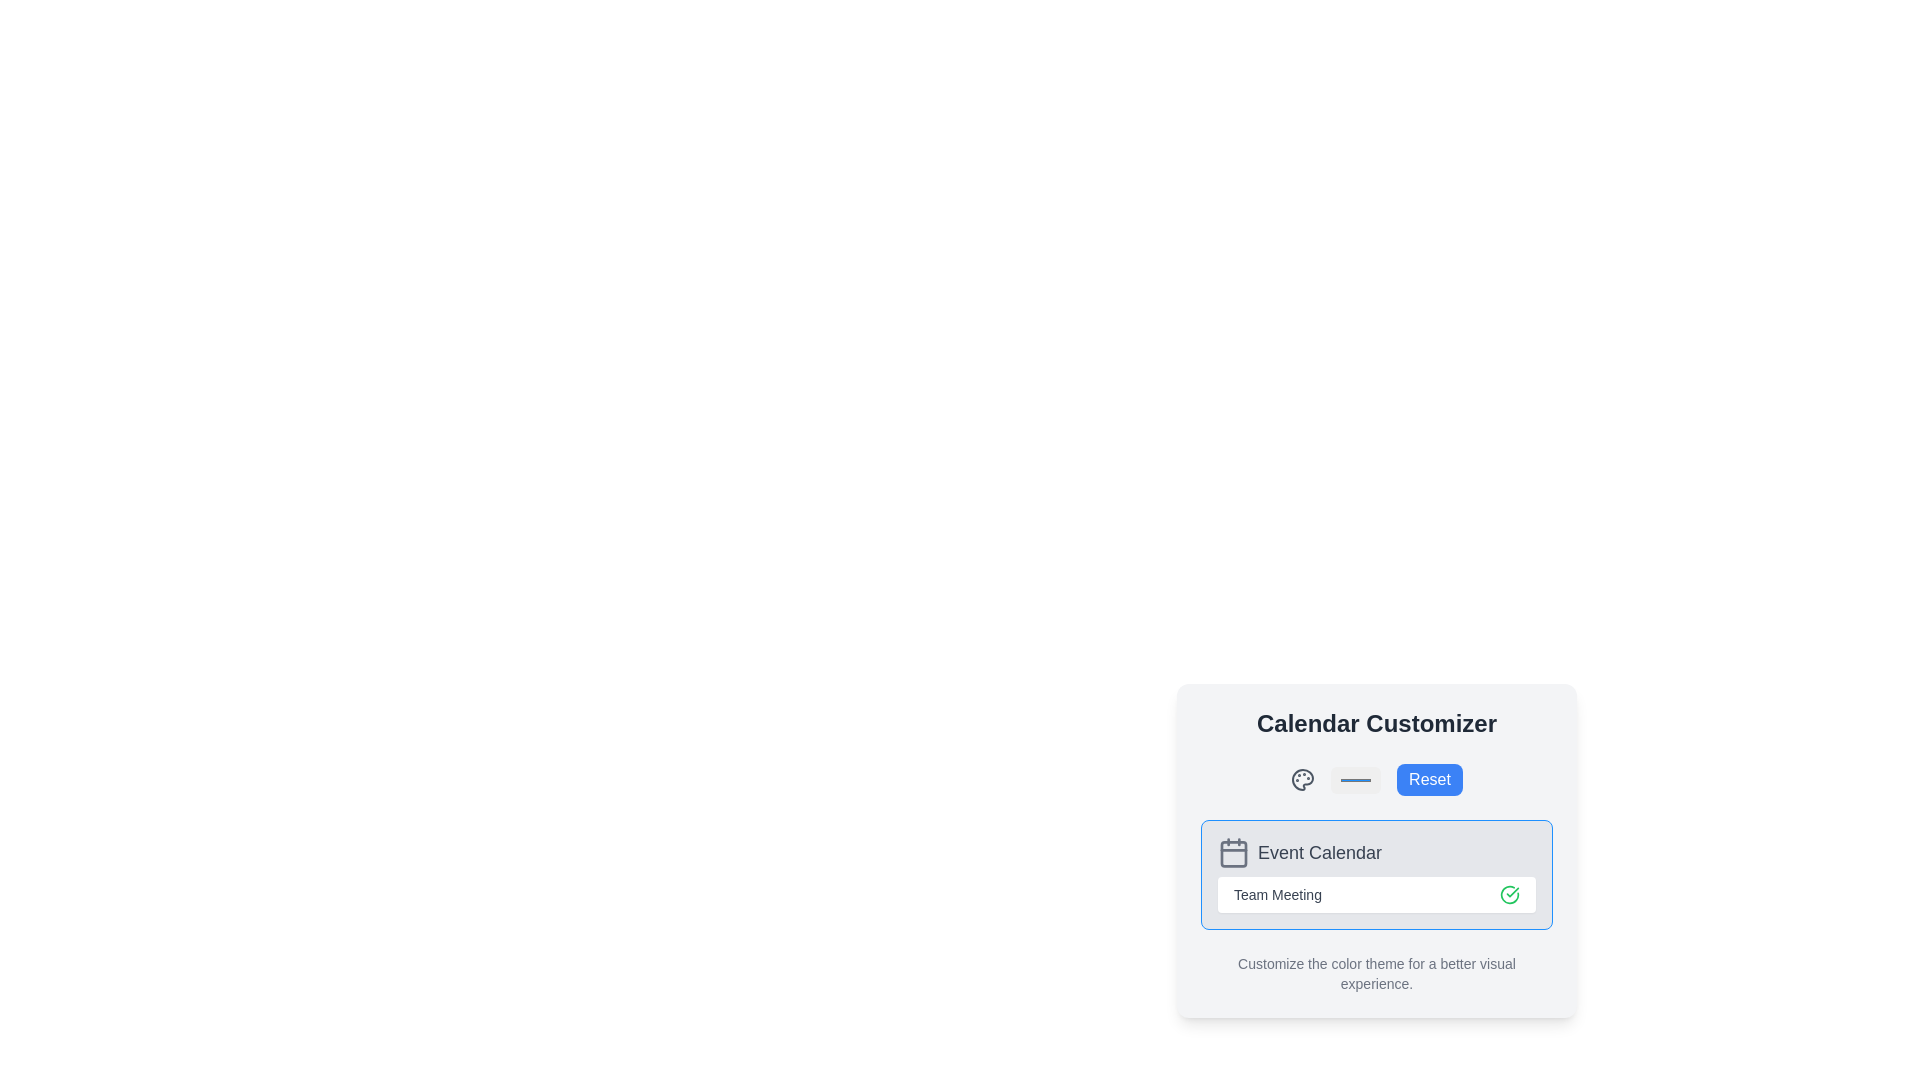  I want to click on contents of the Informational Section labeled 'Event Calendar' which includes the text 'Team Meeting' and a calendar icon, so click(1376, 874).